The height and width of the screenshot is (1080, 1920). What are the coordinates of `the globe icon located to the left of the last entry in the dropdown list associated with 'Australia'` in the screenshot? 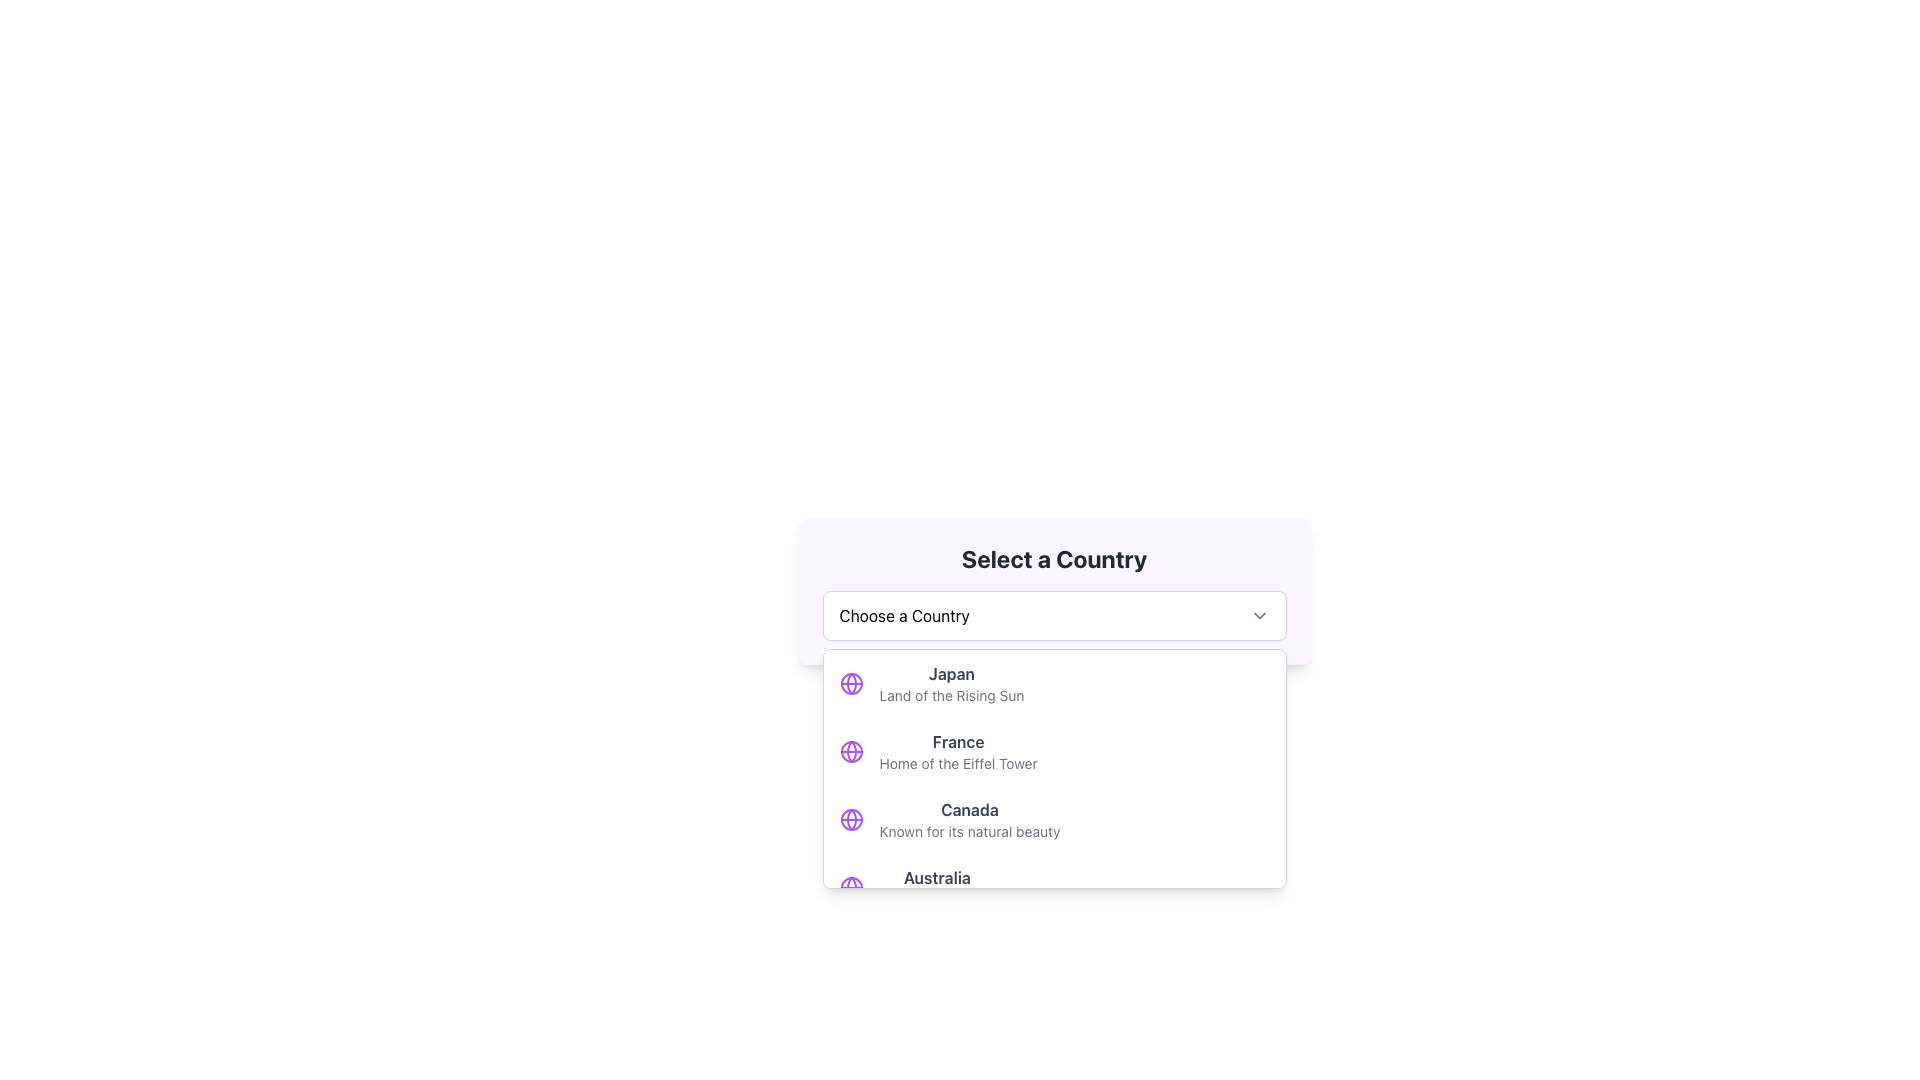 It's located at (851, 886).